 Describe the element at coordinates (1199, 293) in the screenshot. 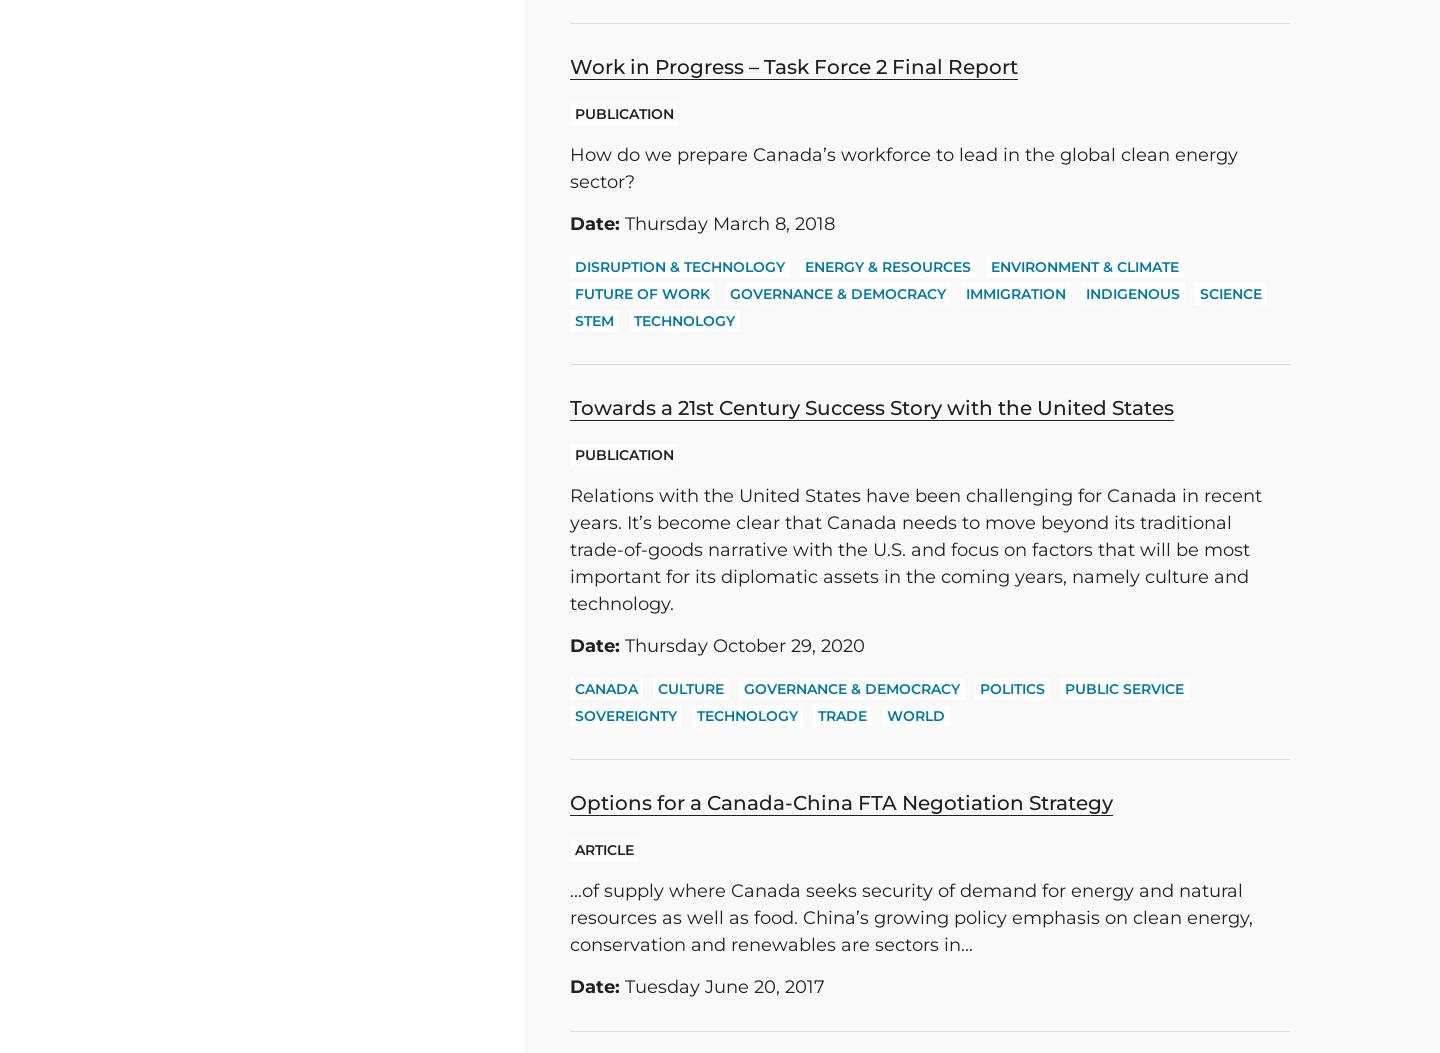

I see `'Science'` at that location.